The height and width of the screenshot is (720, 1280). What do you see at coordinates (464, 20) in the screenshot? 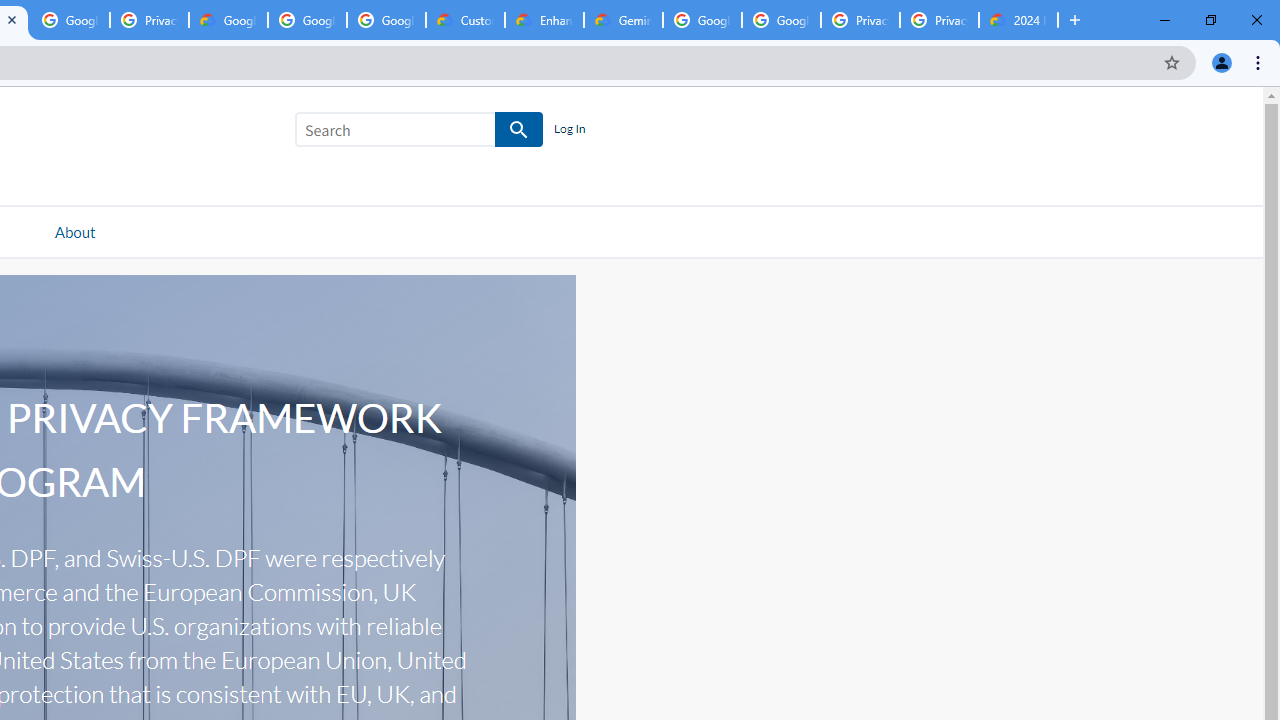
I see `'Customer Care | Google Cloud'` at bounding box center [464, 20].